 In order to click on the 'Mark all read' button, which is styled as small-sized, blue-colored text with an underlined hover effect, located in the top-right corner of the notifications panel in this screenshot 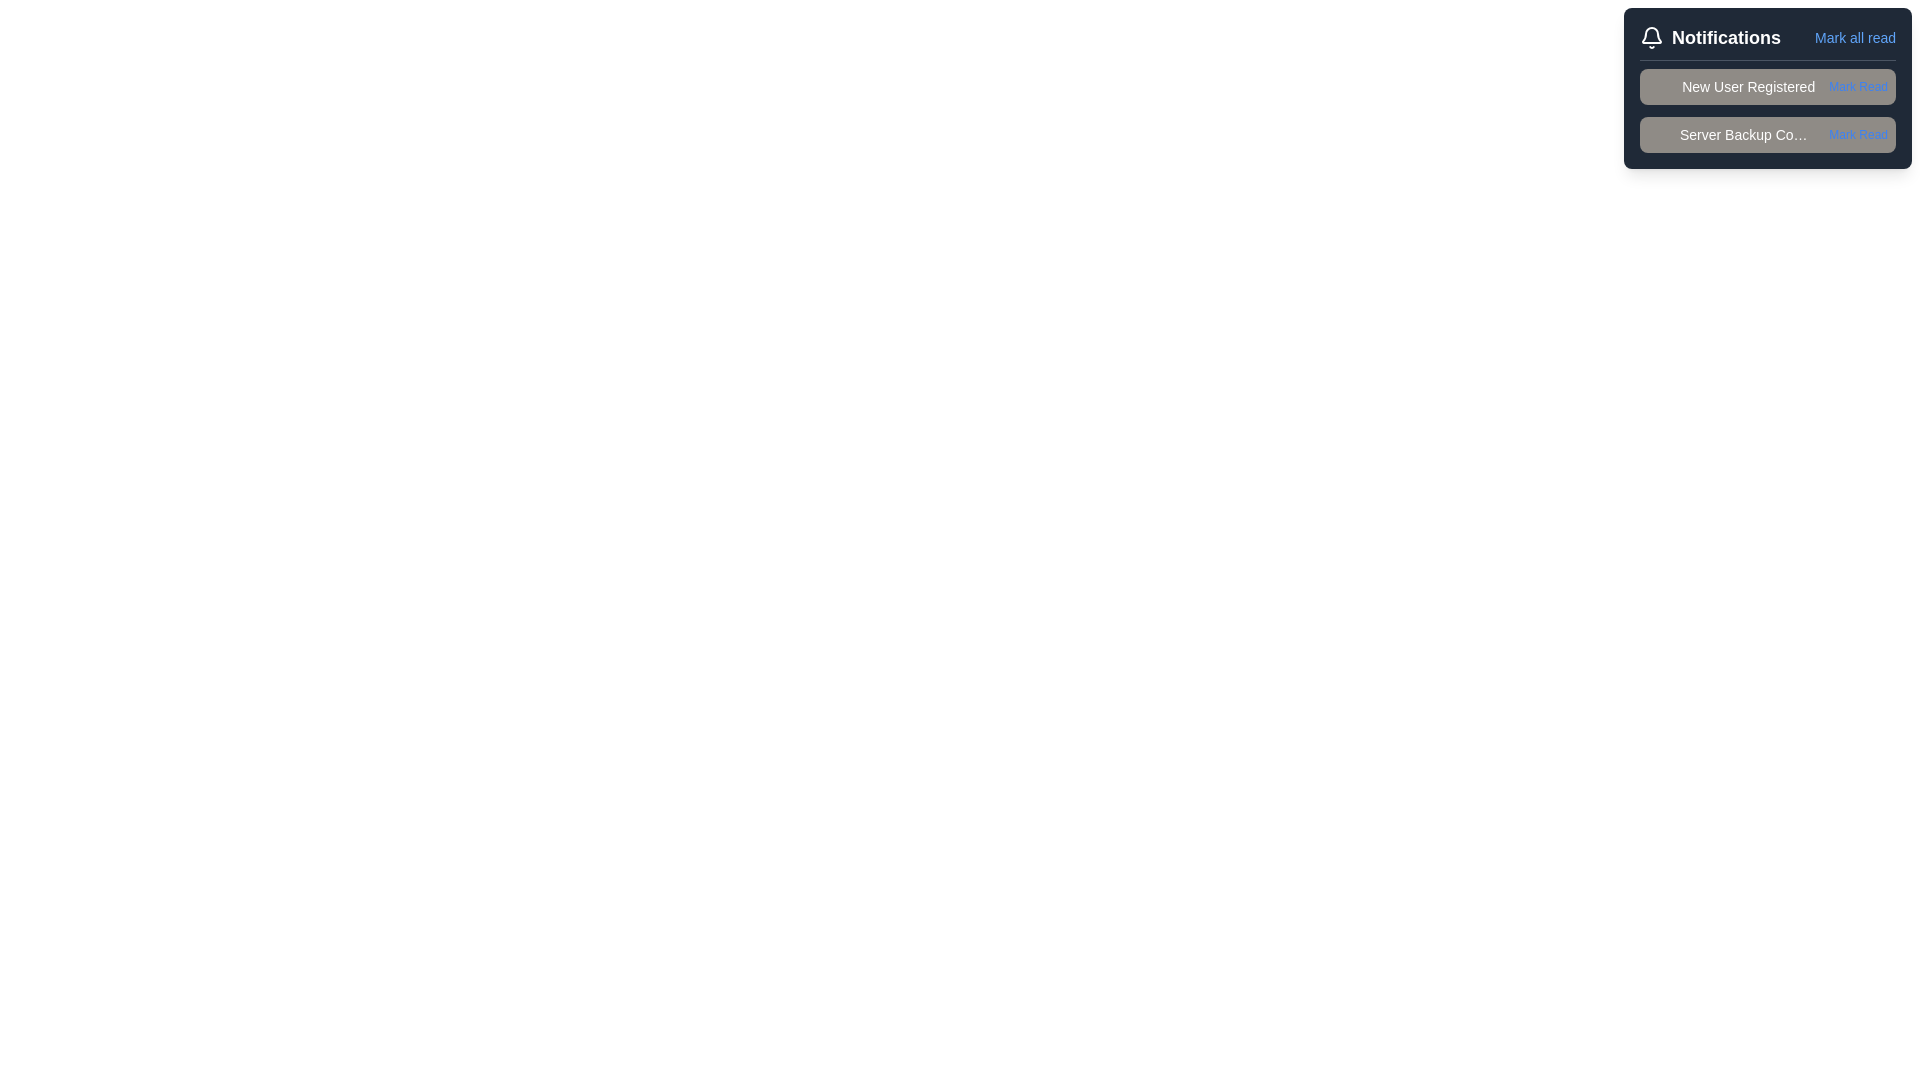, I will do `click(1854, 38)`.